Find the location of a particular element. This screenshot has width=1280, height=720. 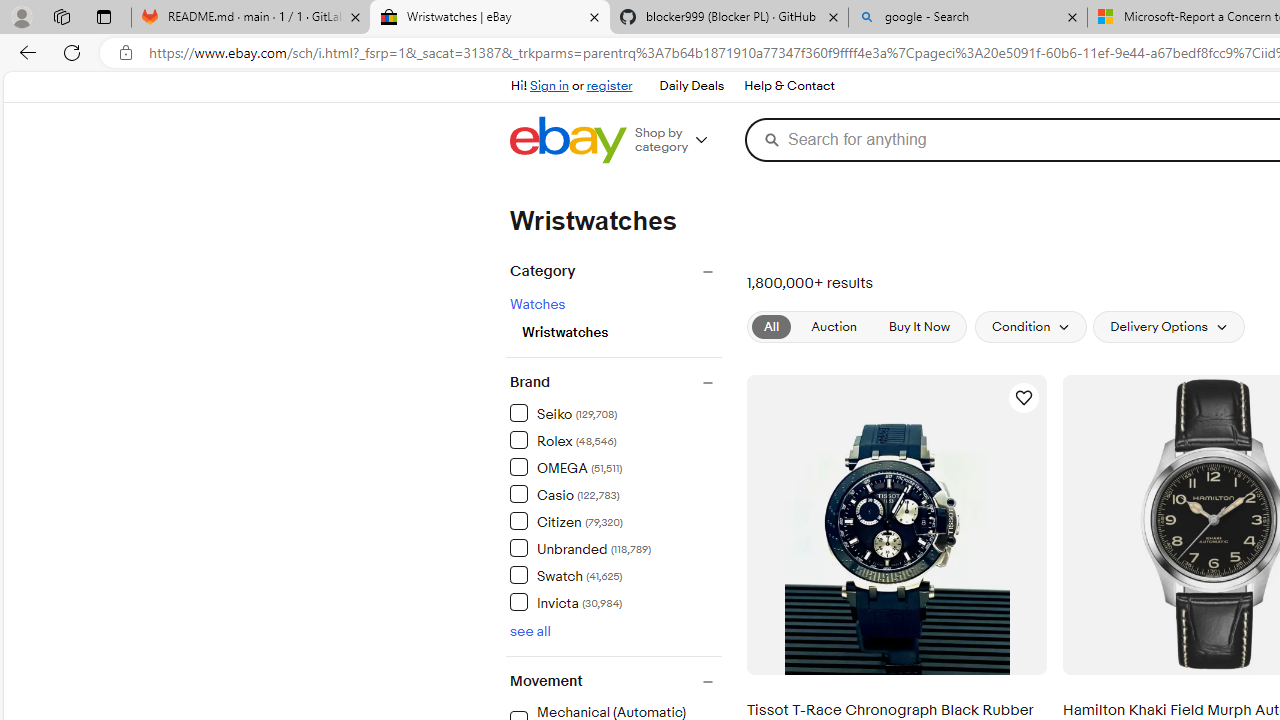

'register' is located at coordinates (608, 85).